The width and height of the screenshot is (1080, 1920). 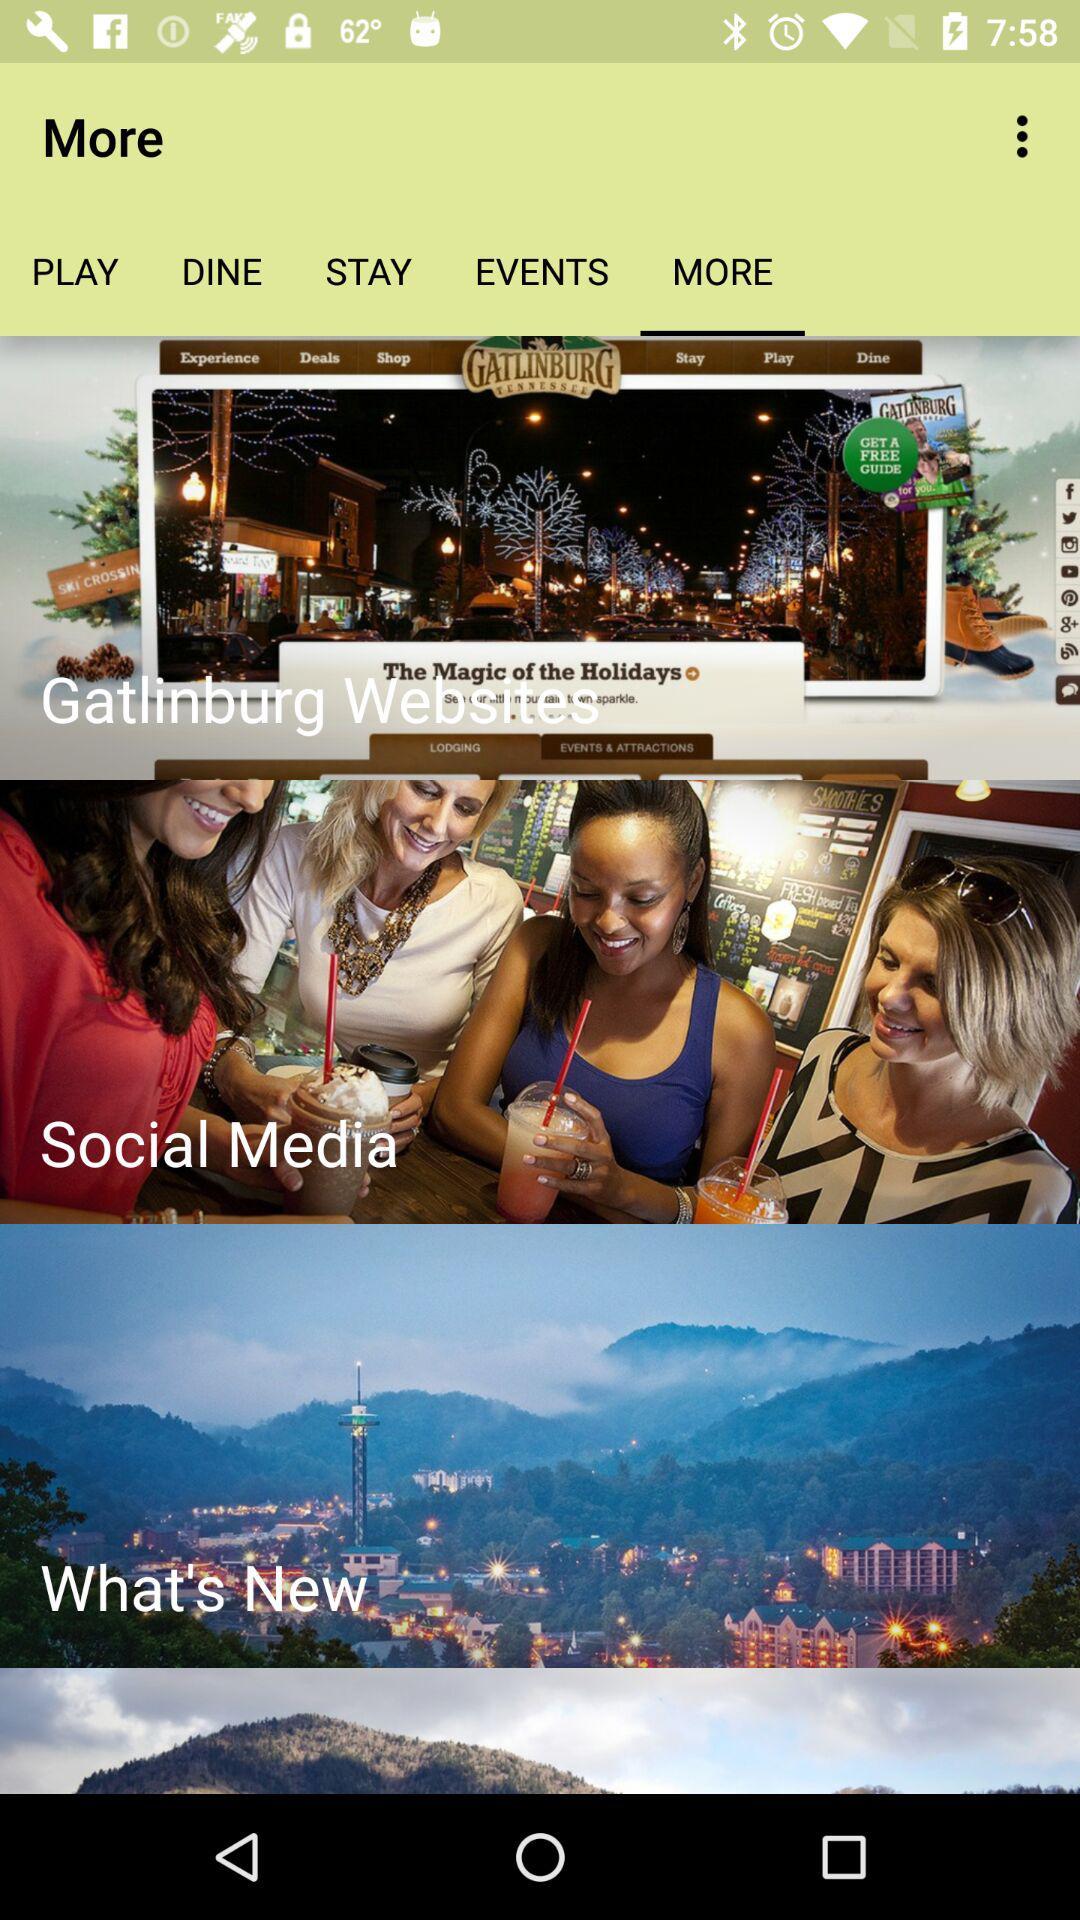 What do you see at coordinates (1027, 135) in the screenshot?
I see `the icon next to the more item` at bounding box center [1027, 135].